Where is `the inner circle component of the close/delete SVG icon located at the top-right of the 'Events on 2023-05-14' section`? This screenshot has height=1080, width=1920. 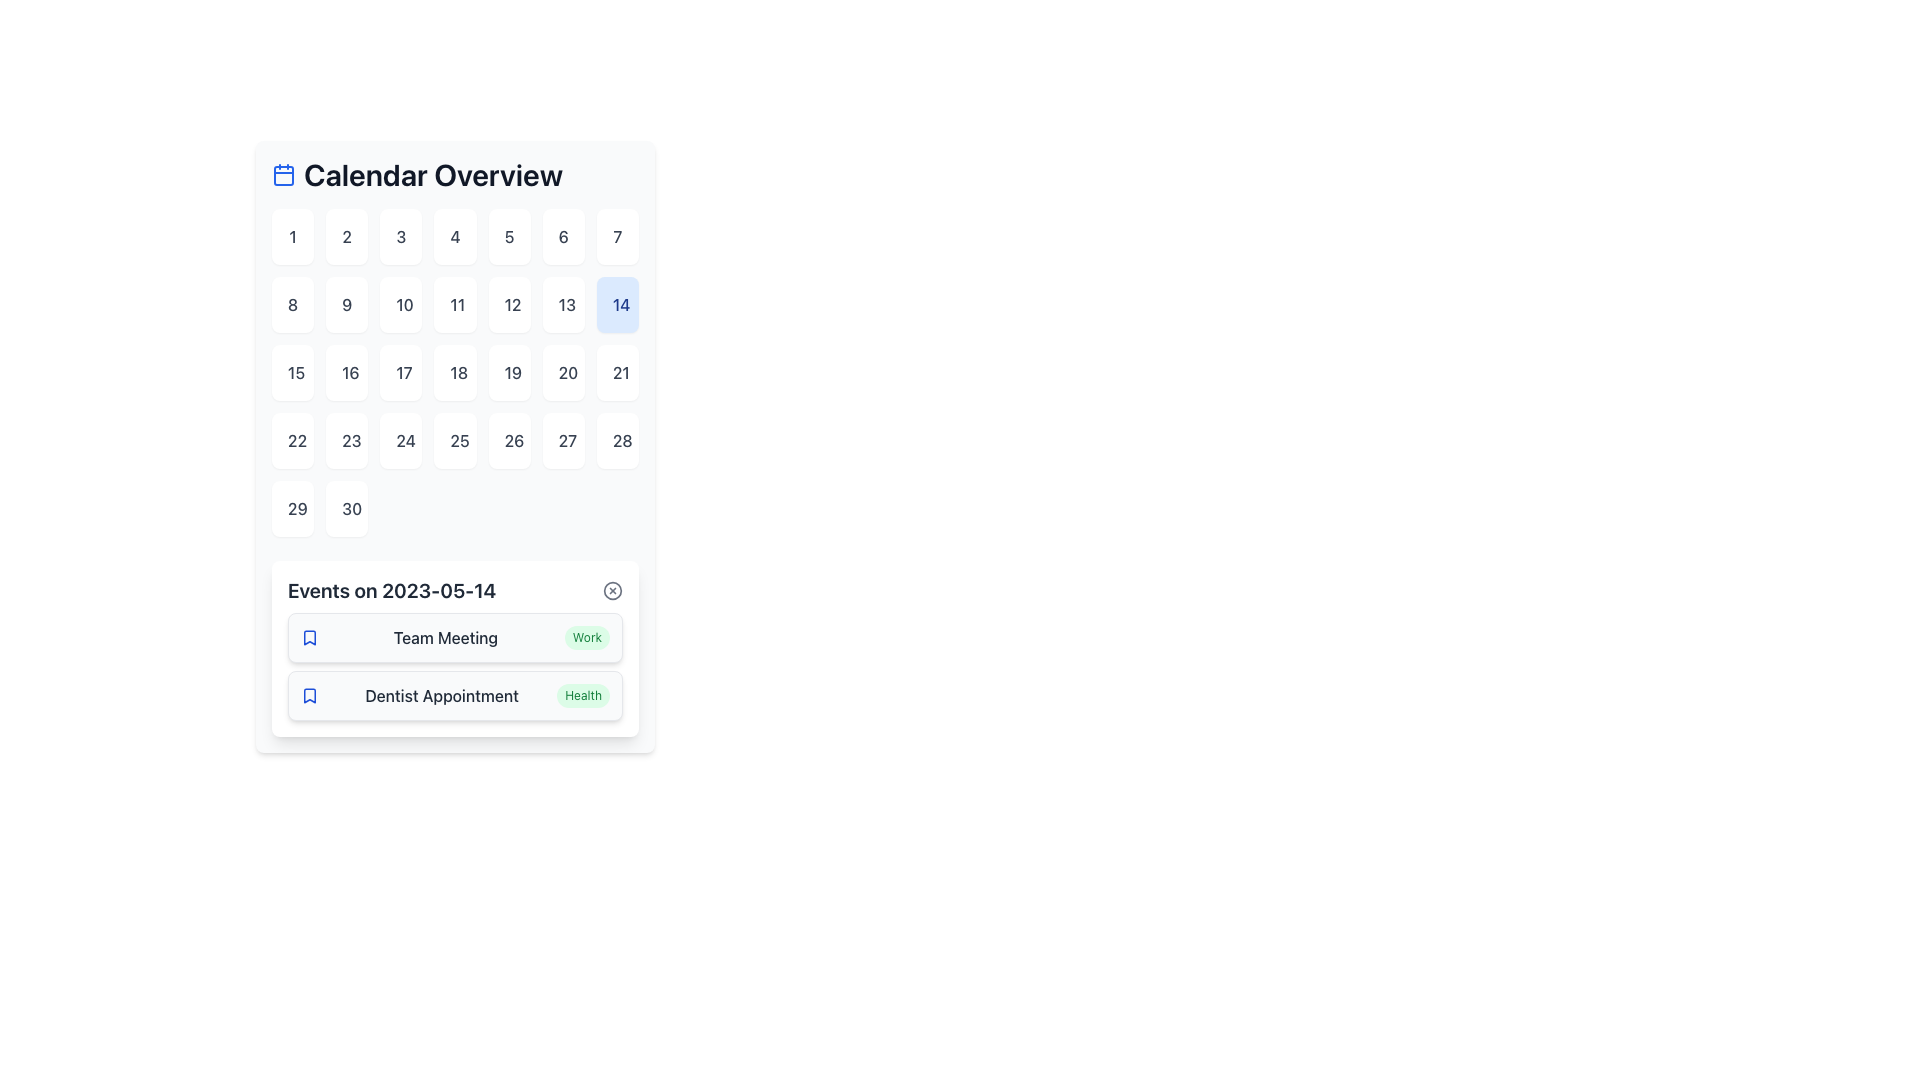 the inner circle component of the close/delete SVG icon located at the top-right of the 'Events on 2023-05-14' section is located at coordinates (612, 589).